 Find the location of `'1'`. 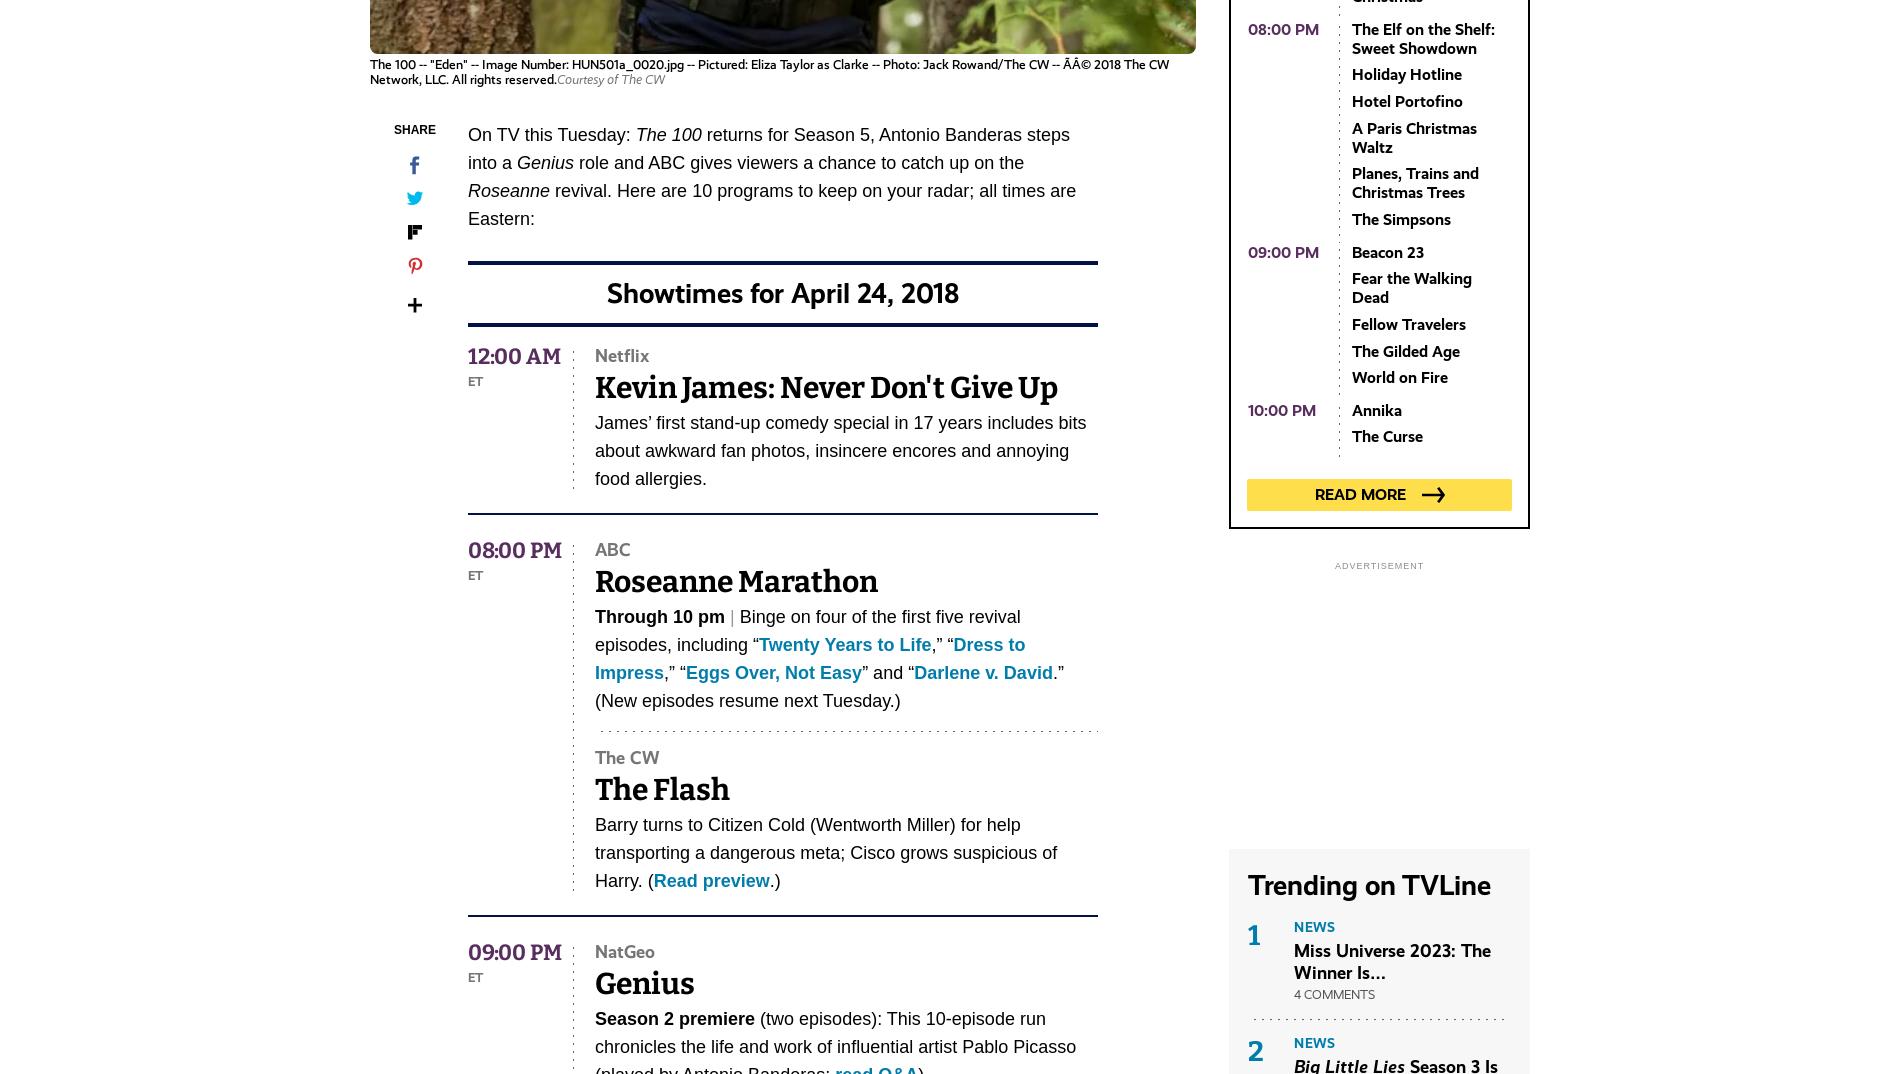

'1' is located at coordinates (1253, 935).